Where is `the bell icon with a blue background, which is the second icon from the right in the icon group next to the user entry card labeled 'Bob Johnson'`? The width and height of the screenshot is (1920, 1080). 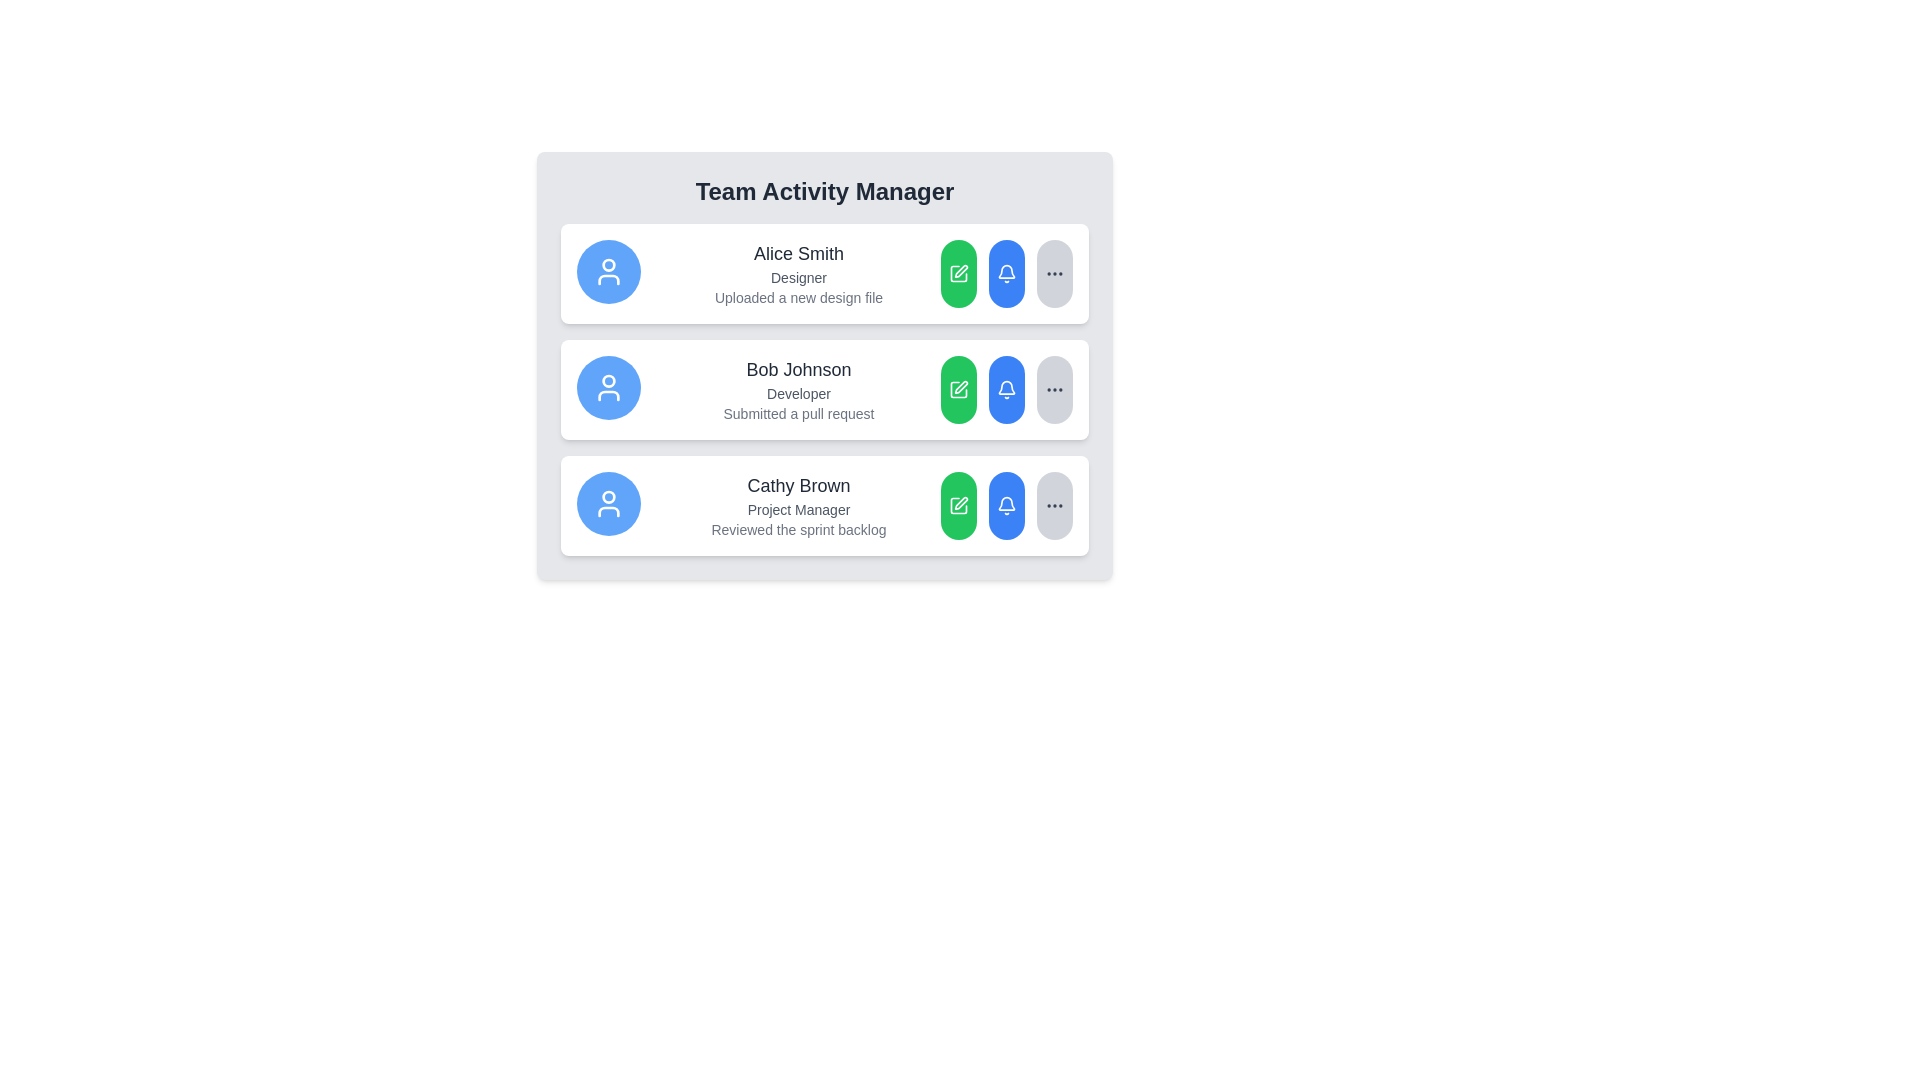 the bell icon with a blue background, which is the second icon from the right in the icon group next to the user entry card labeled 'Bob Johnson' is located at coordinates (1007, 389).